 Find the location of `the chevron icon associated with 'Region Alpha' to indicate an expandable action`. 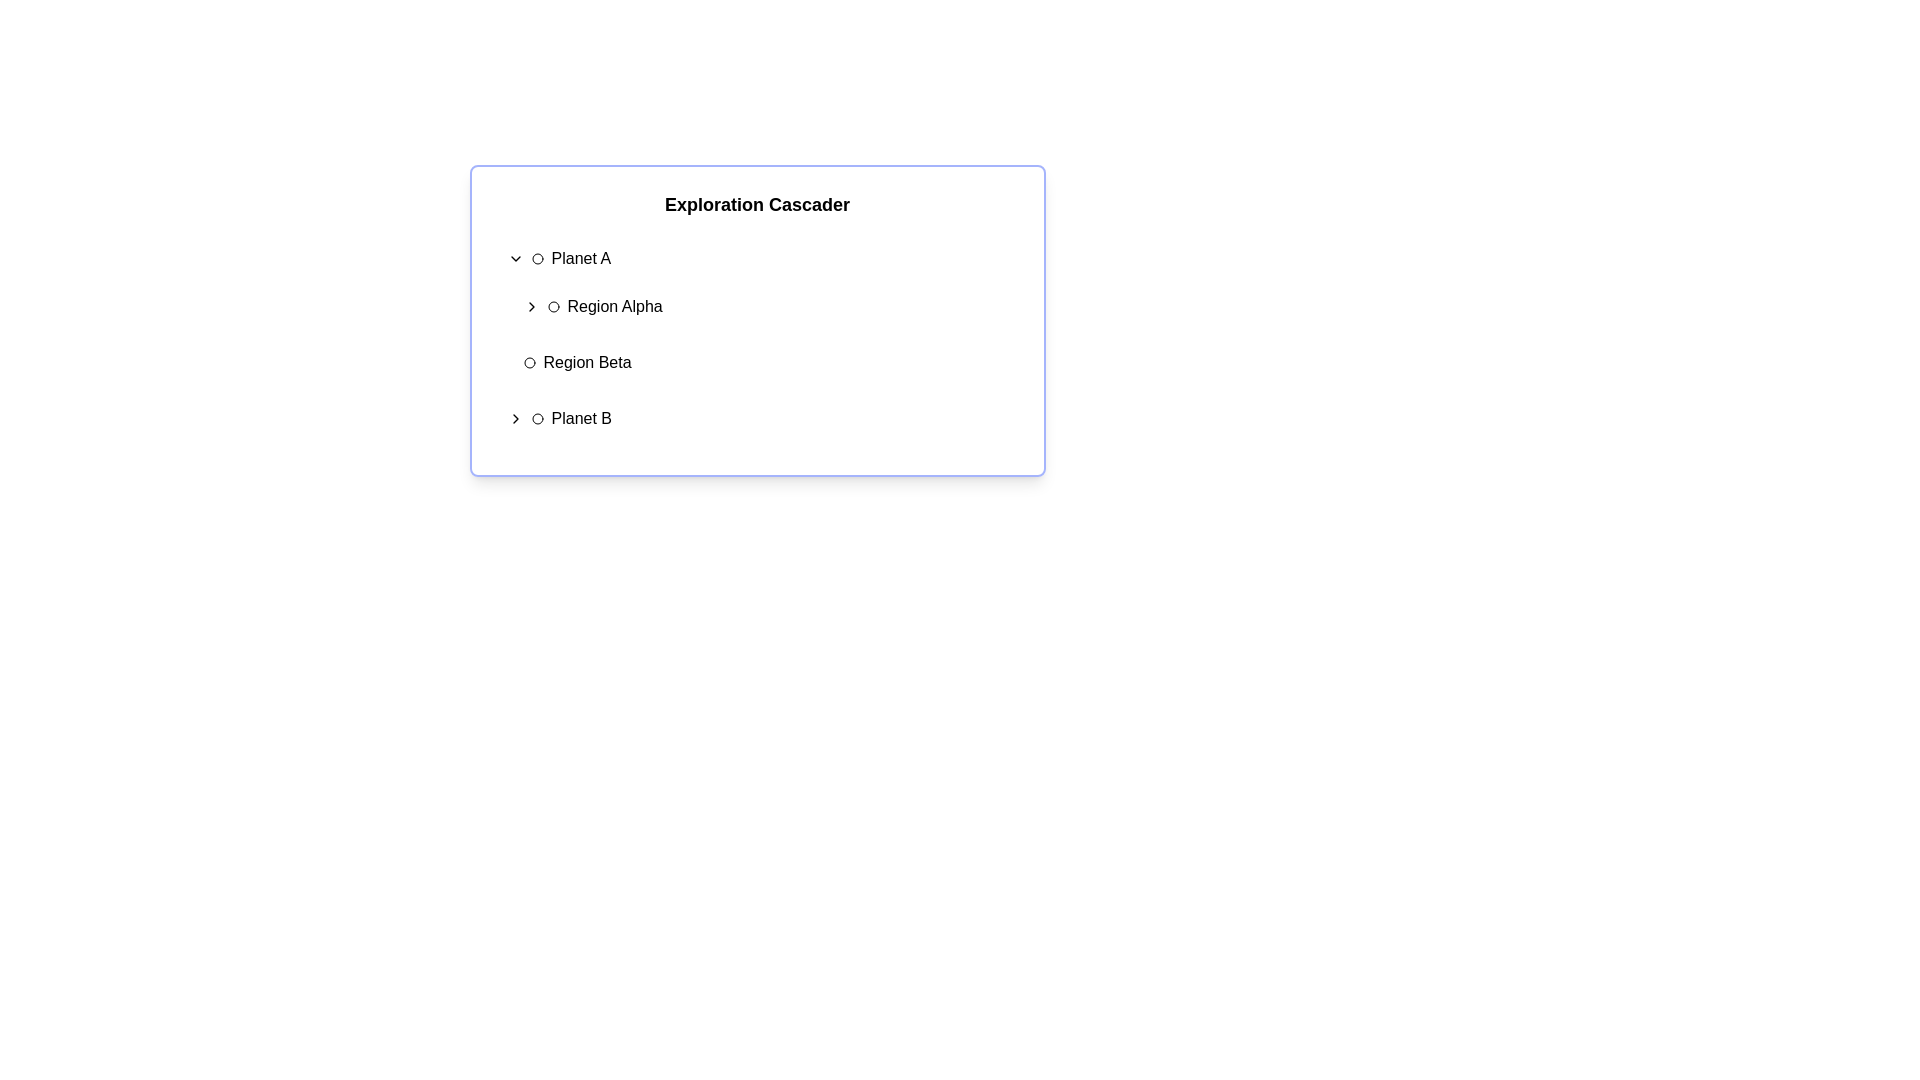

the chevron icon associated with 'Region Alpha' to indicate an expandable action is located at coordinates (531, 307).